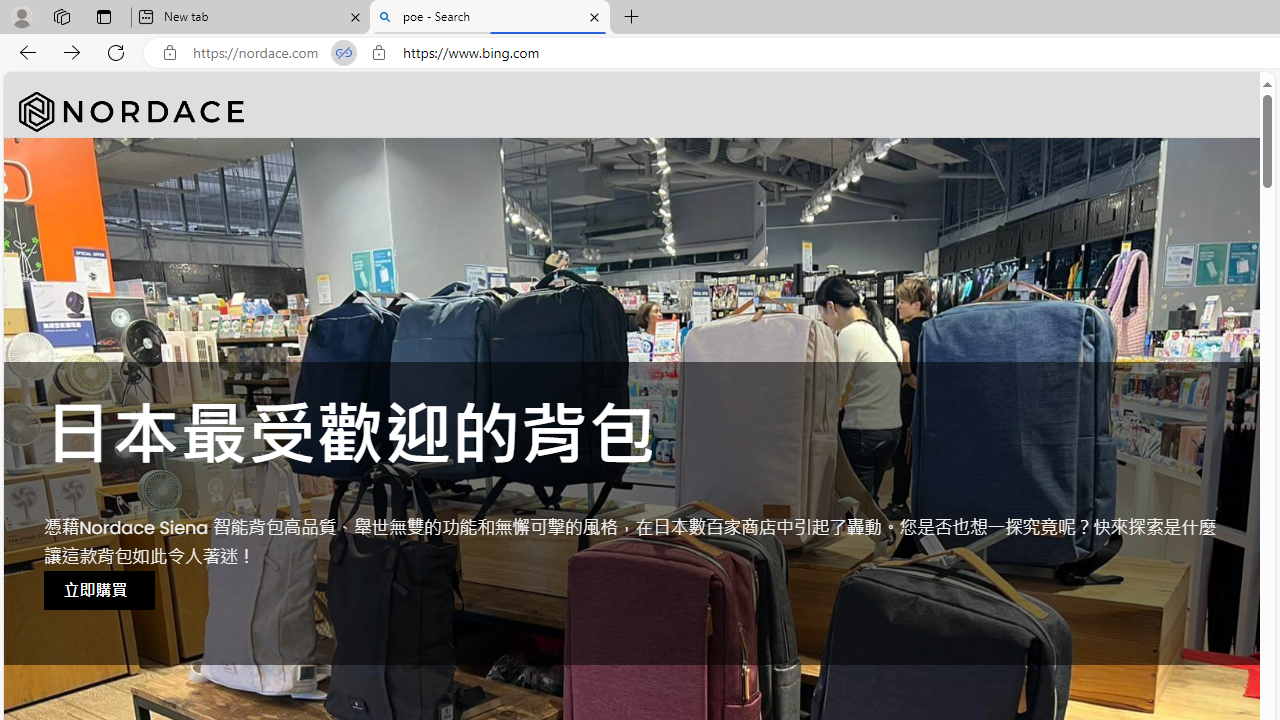  What do you see at coordinates (344, 52) in the screenshot?
I see `'Tabs in split screen'` at bounding box center [344, 52].